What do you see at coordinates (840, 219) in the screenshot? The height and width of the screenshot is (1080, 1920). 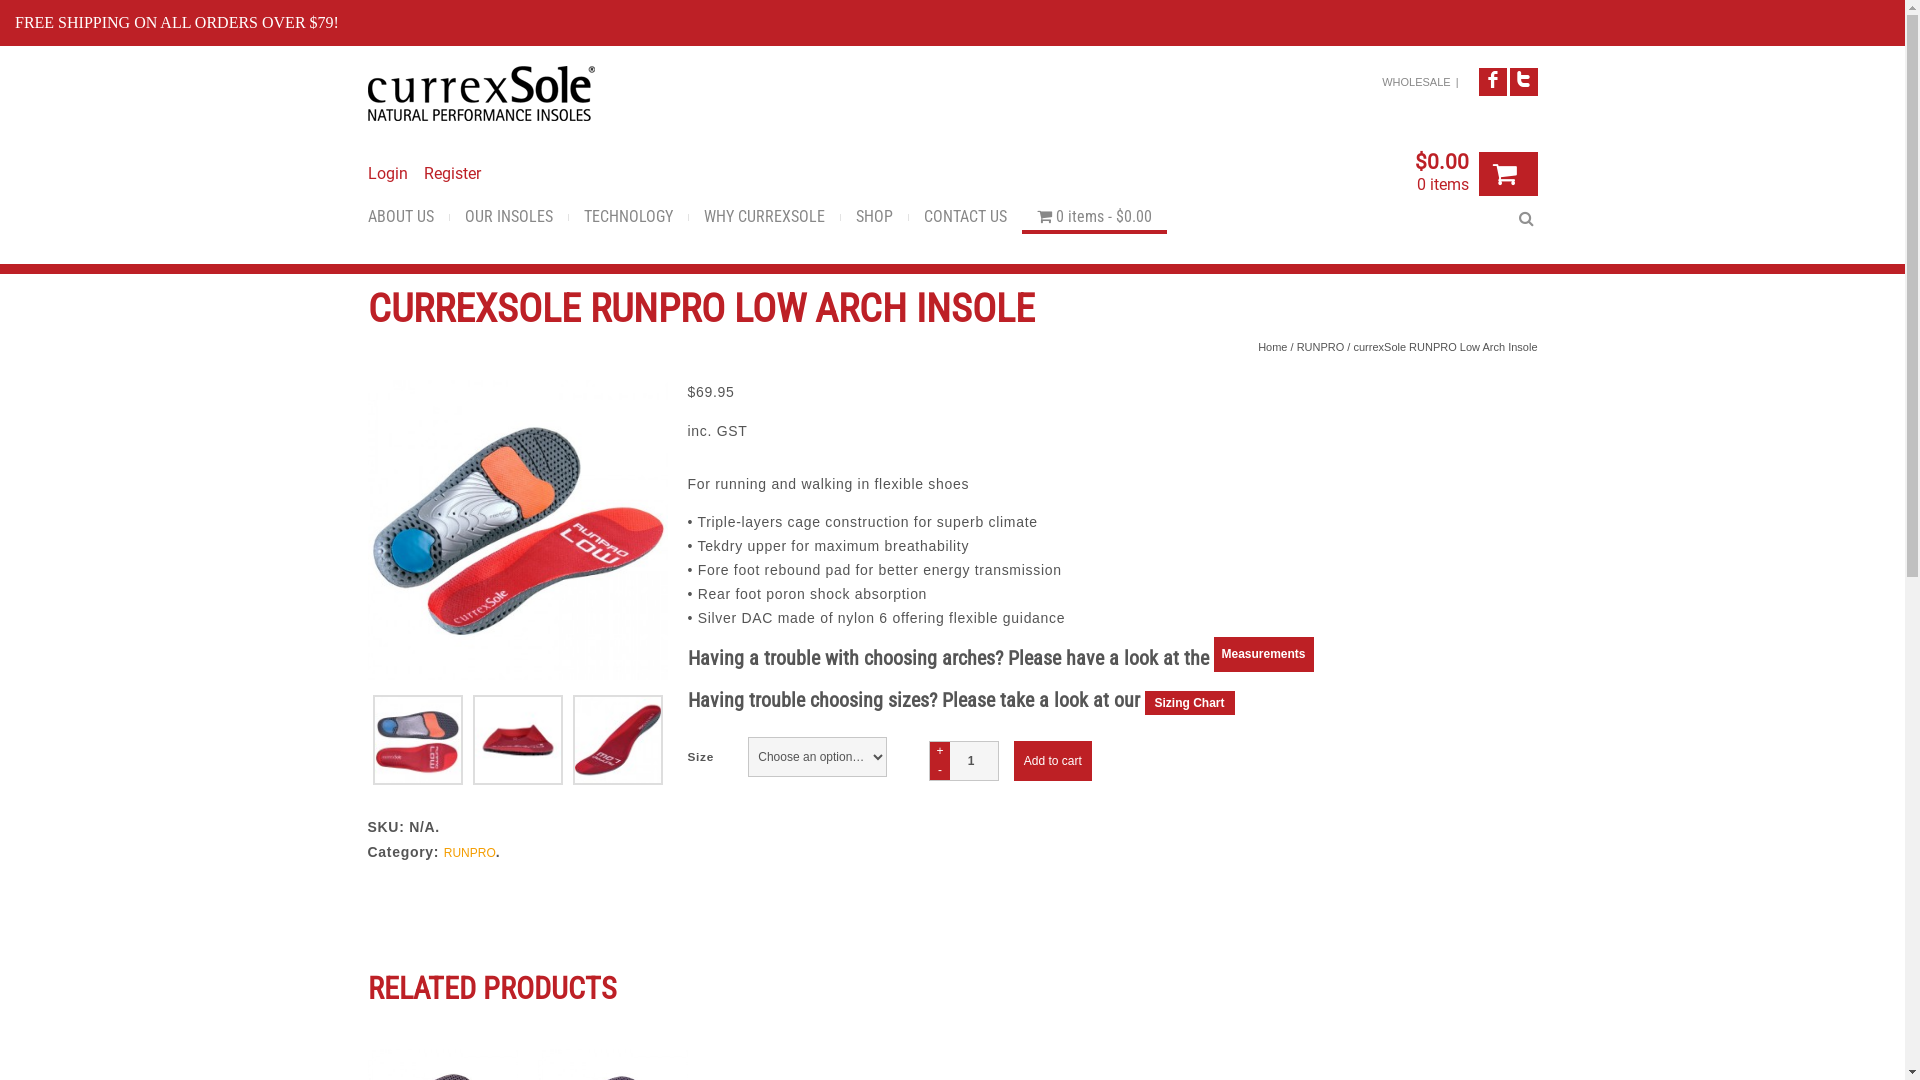 I see `'SHOP'` at bounding box center [840, 219].